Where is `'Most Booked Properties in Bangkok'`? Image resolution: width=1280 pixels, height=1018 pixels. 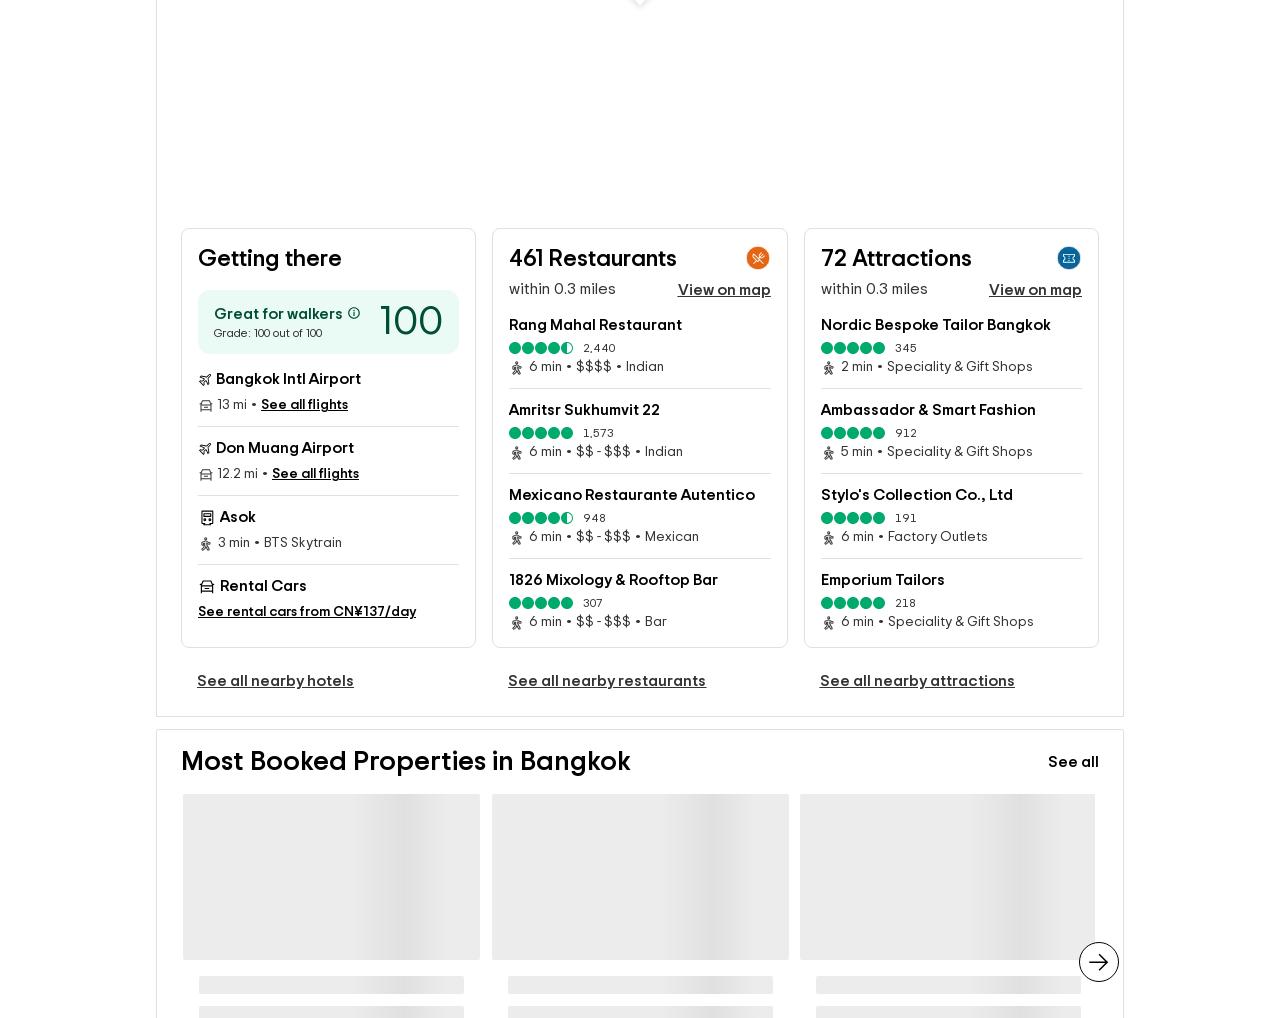
'Most Booked Properties in Bangkok' is located at coordinates (405, 788).